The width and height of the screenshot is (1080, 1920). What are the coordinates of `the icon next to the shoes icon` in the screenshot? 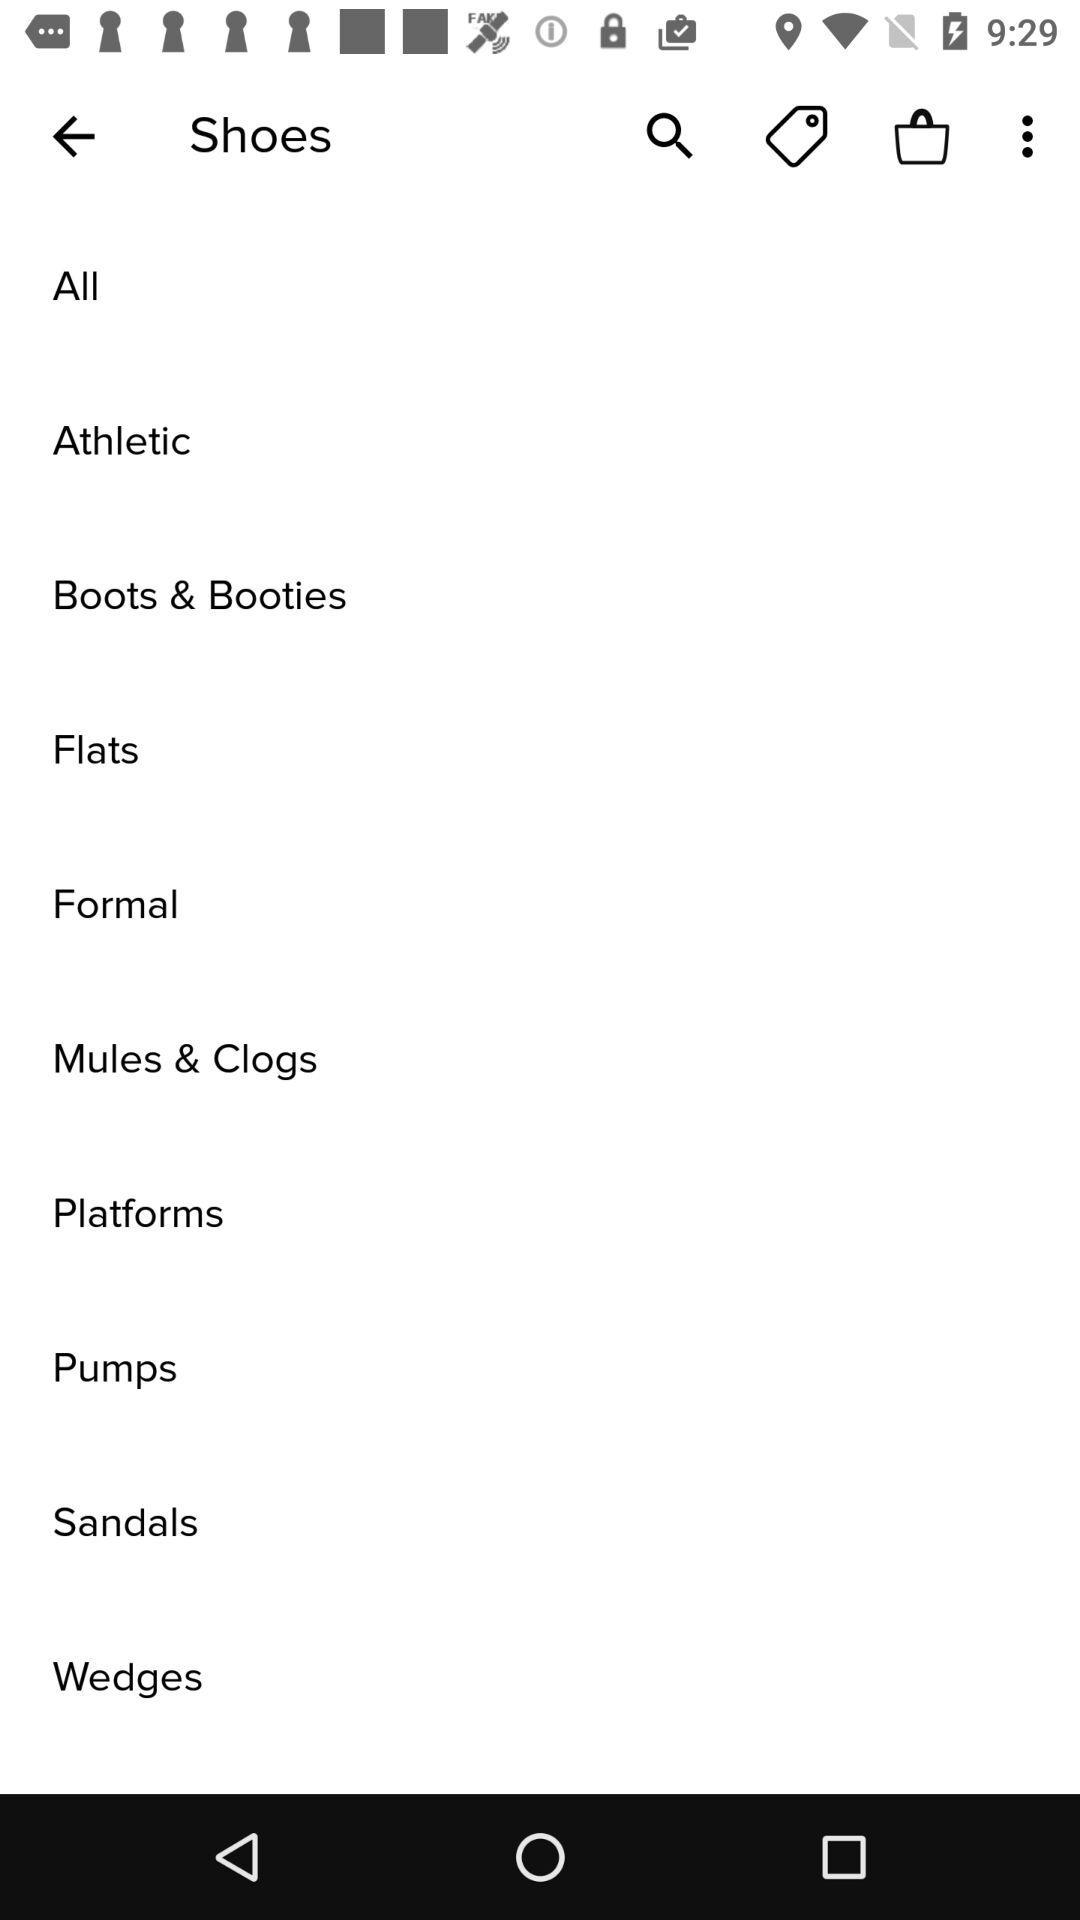 It's located at (72, 135).